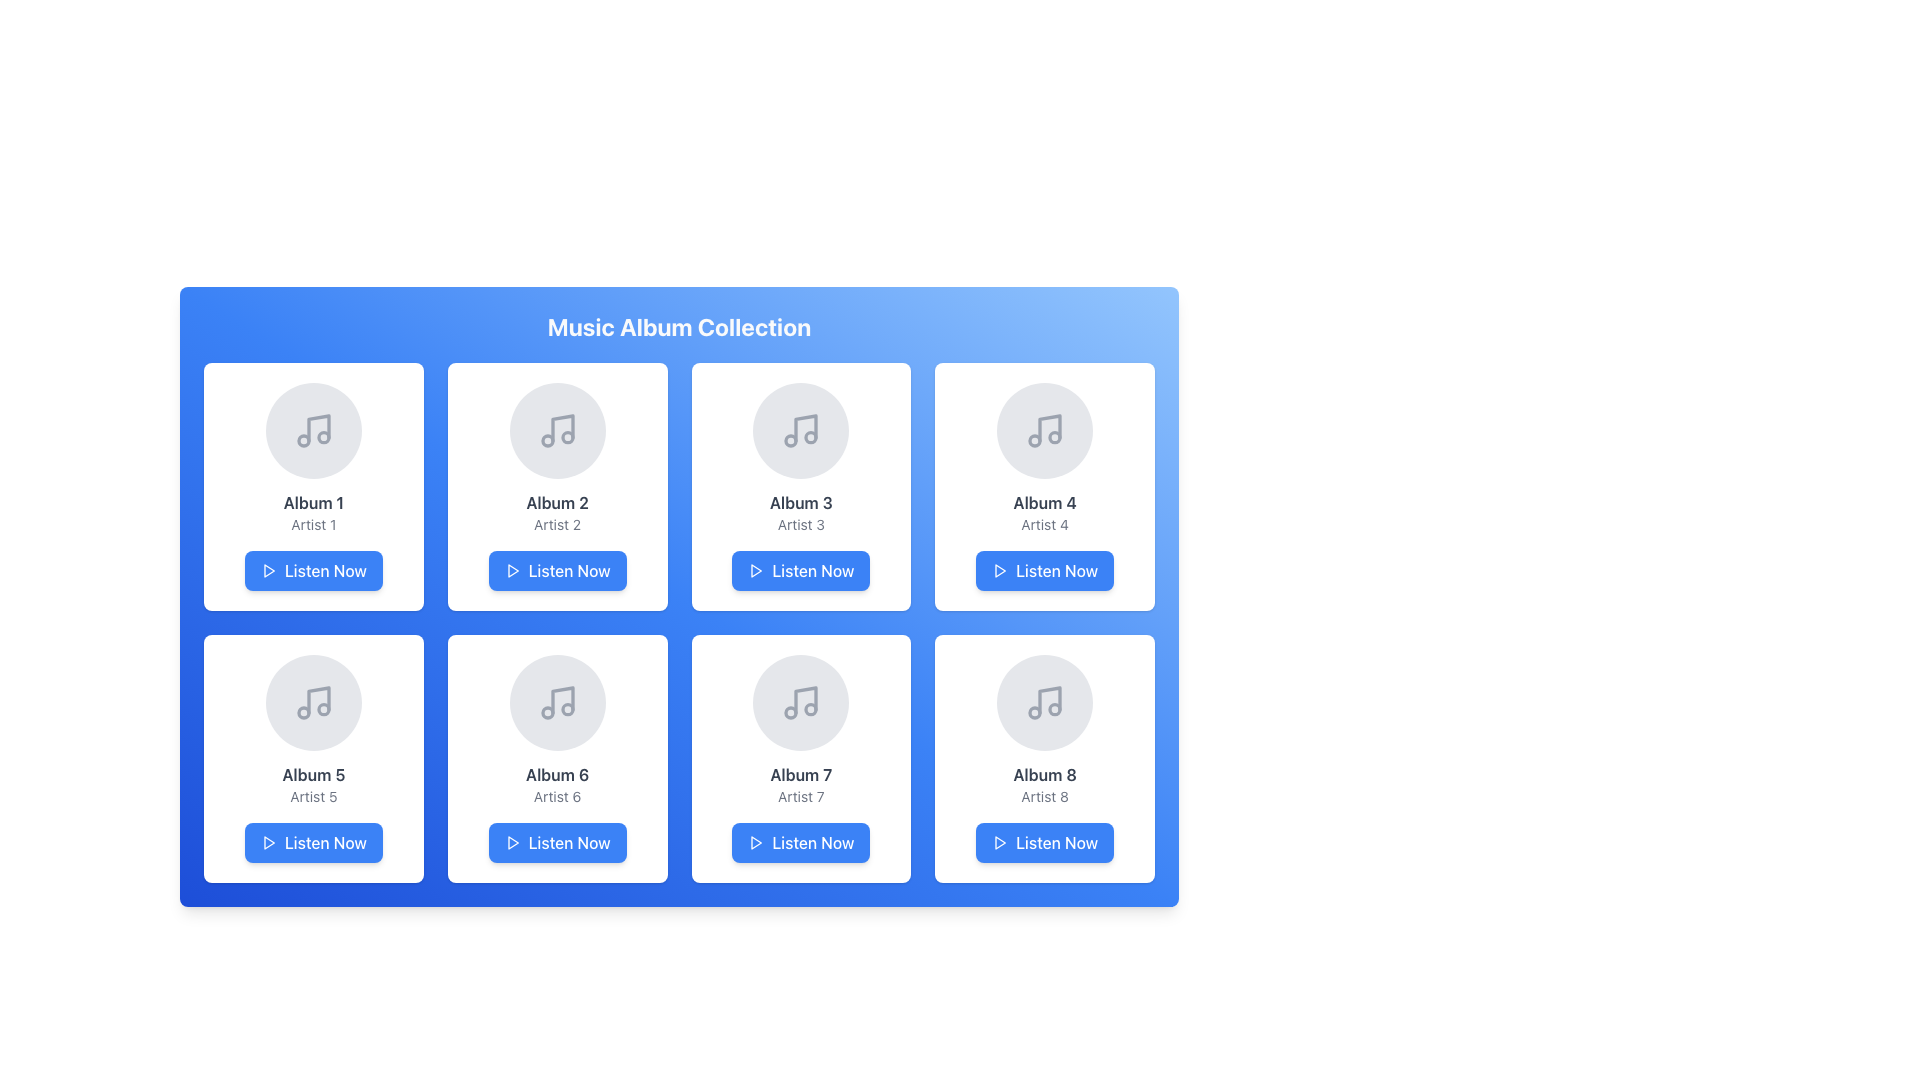 Image resolution: width=1920 pixels, height=1080 pixels. What do you see at coordinates (1044, 486) in the screenshot?
I see `the music album card representing 'Album 4' by 'Artist 4'` at bounding box center [1044, 486].